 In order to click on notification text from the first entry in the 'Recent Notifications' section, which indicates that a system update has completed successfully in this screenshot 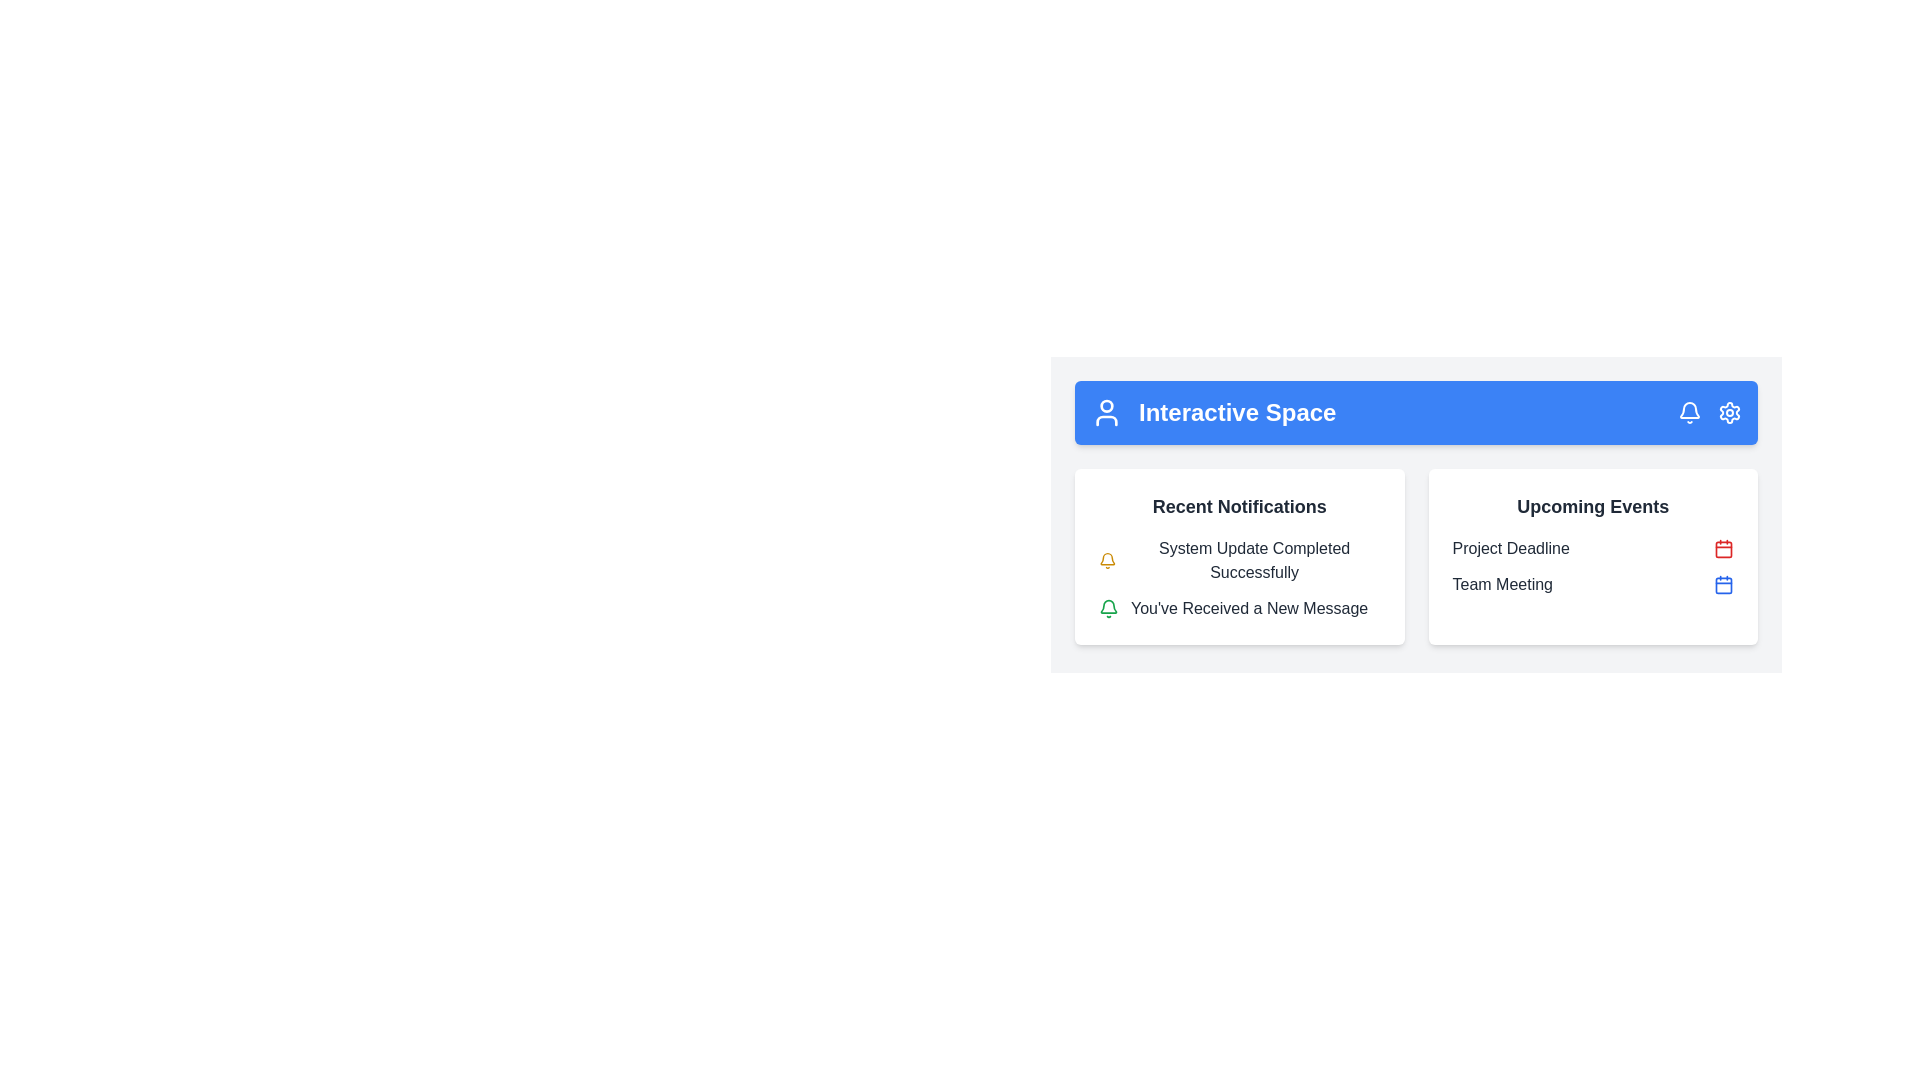, I will do `click(1238, 560)`.